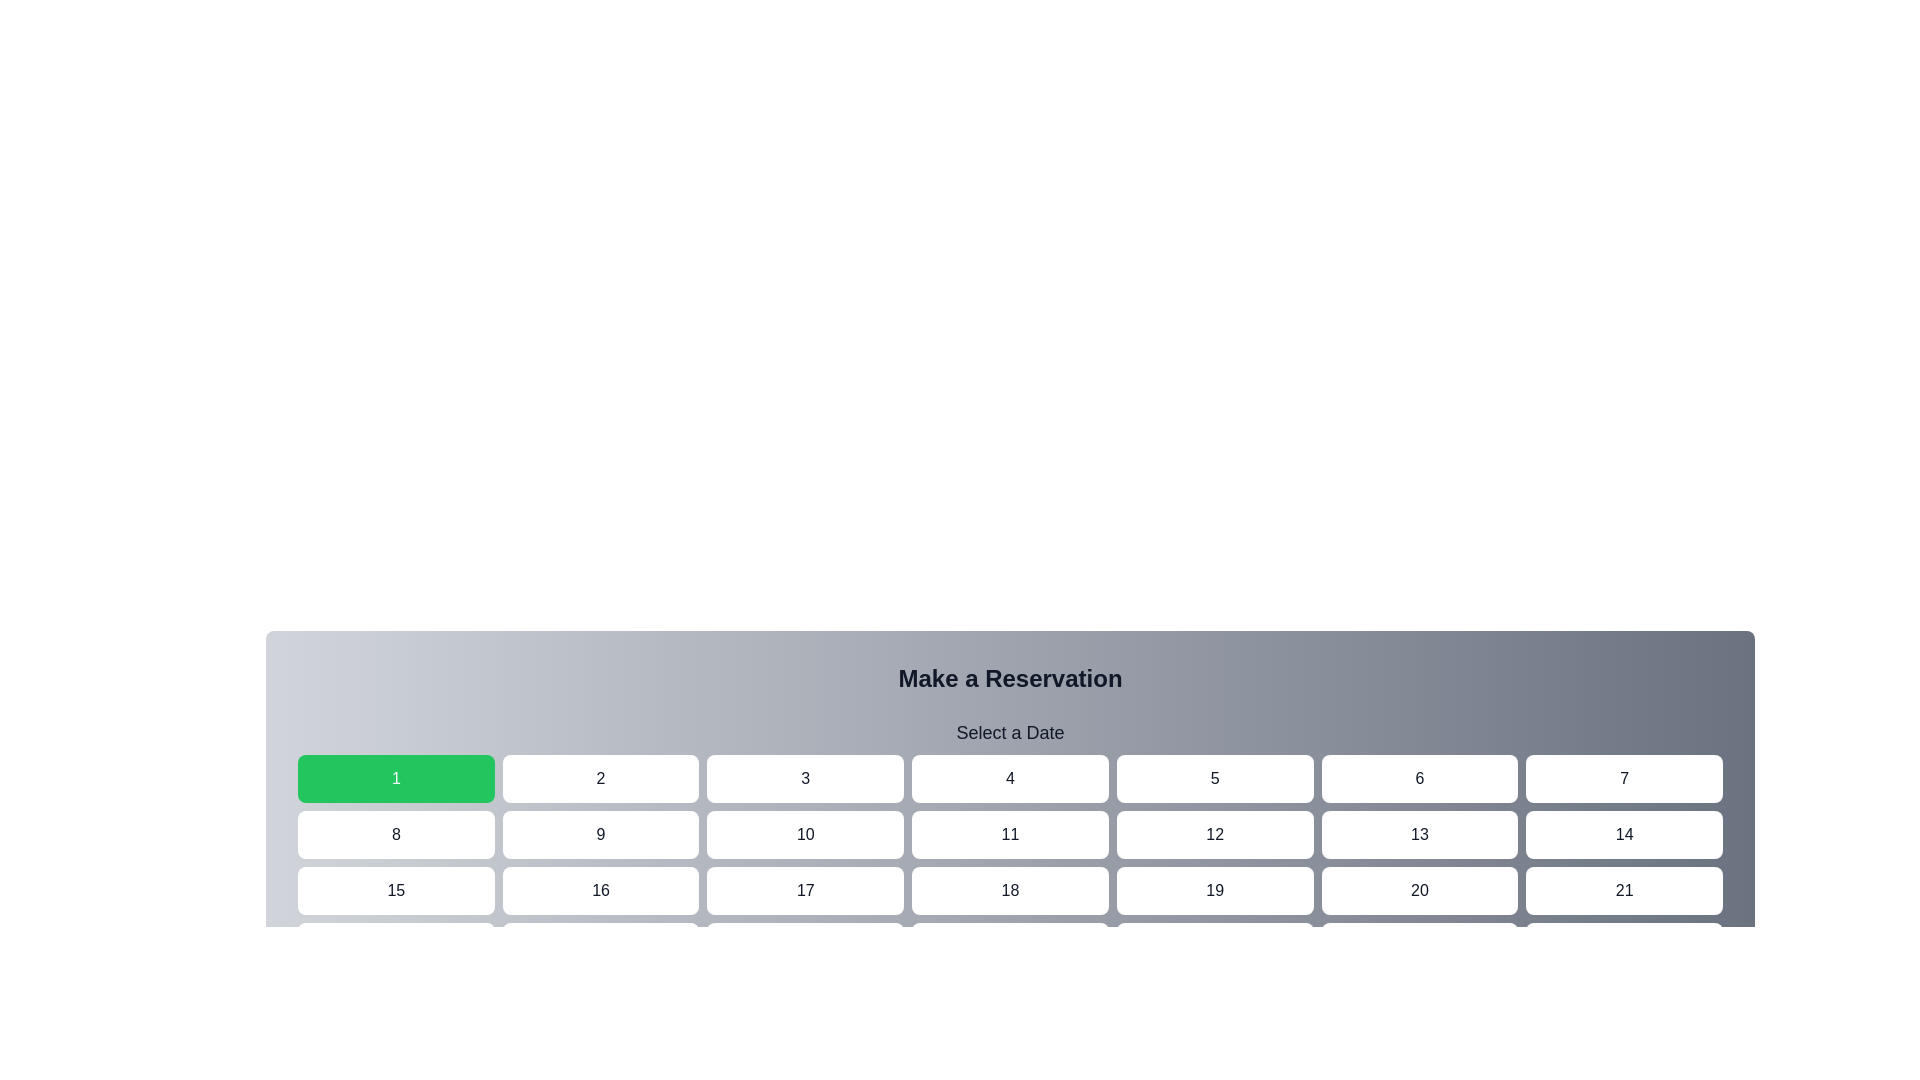 This screenshot has width=1920, height=1080. I want to click on the interactive button in the seventh column of the fourth row, so click(1624, 890).